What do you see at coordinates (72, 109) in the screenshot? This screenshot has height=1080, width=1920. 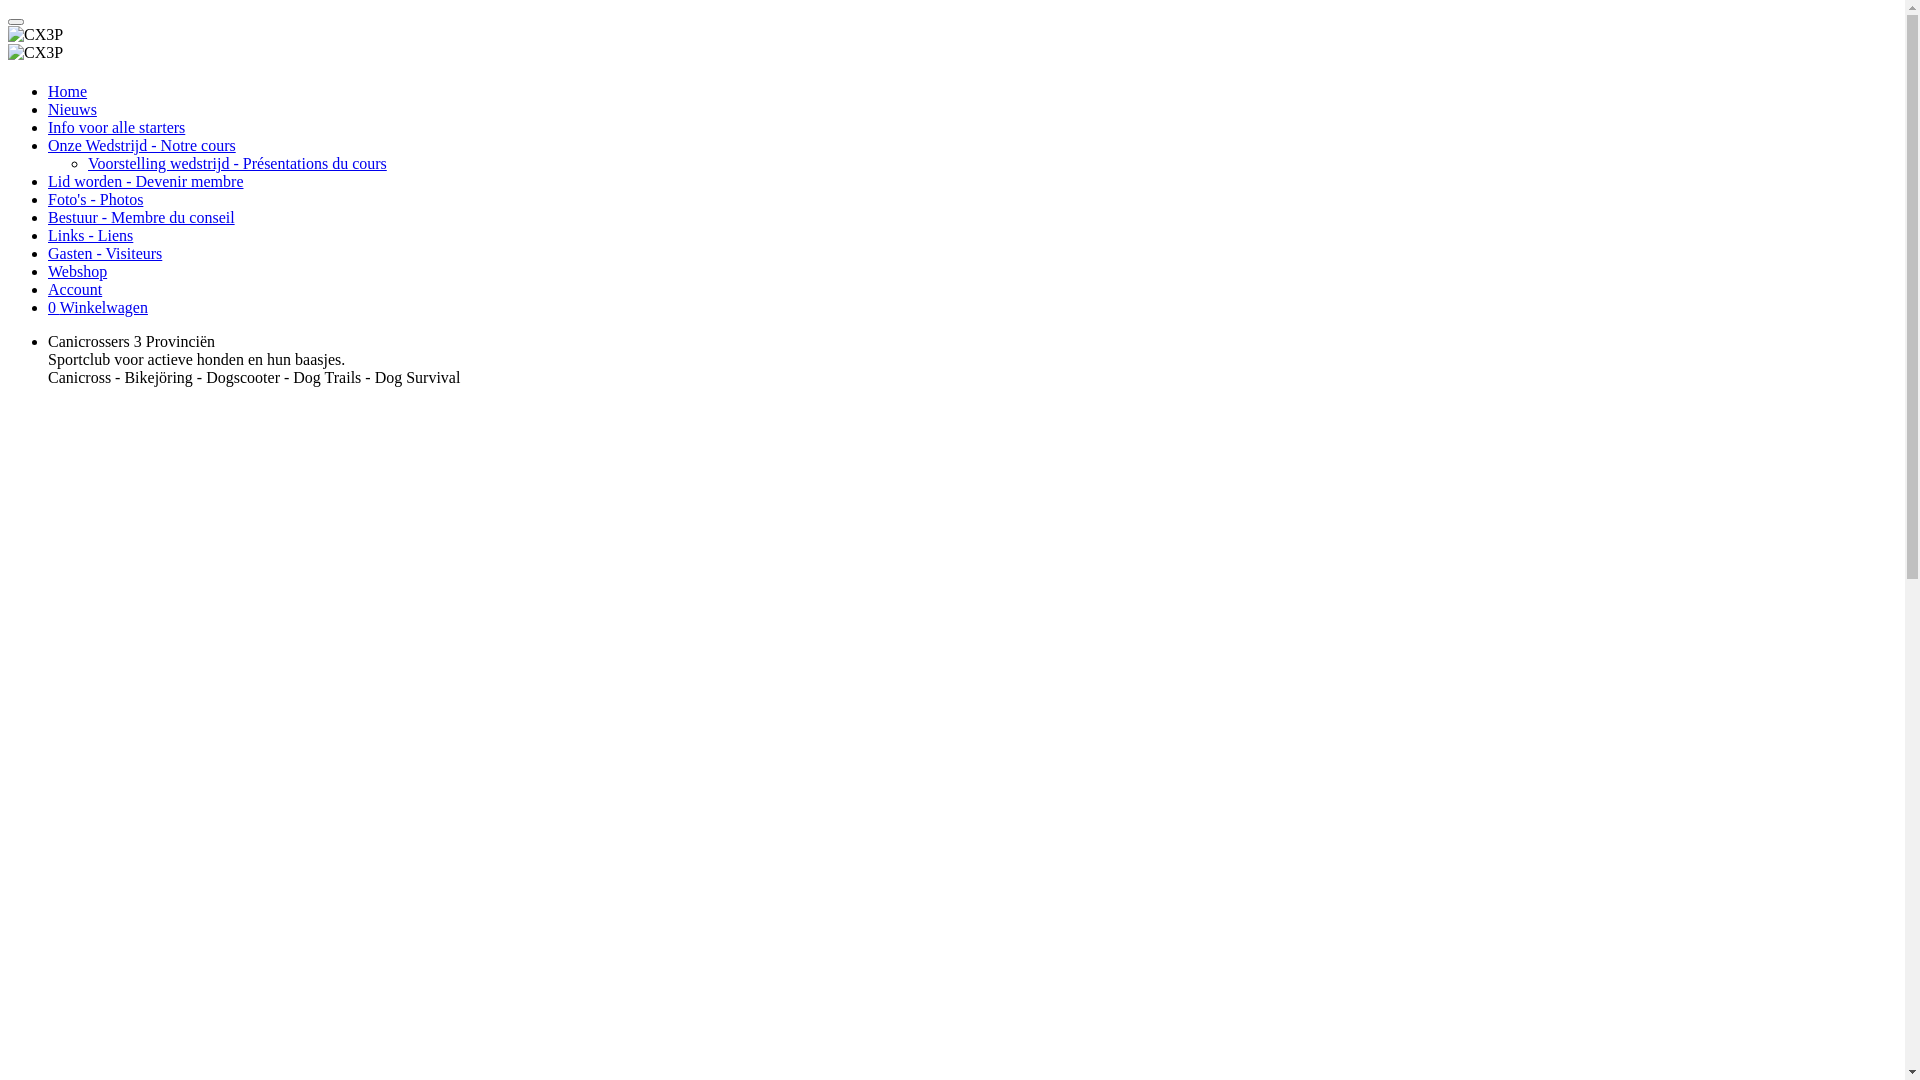 I see `'Nieuws'` at bounding box center [72, 109].